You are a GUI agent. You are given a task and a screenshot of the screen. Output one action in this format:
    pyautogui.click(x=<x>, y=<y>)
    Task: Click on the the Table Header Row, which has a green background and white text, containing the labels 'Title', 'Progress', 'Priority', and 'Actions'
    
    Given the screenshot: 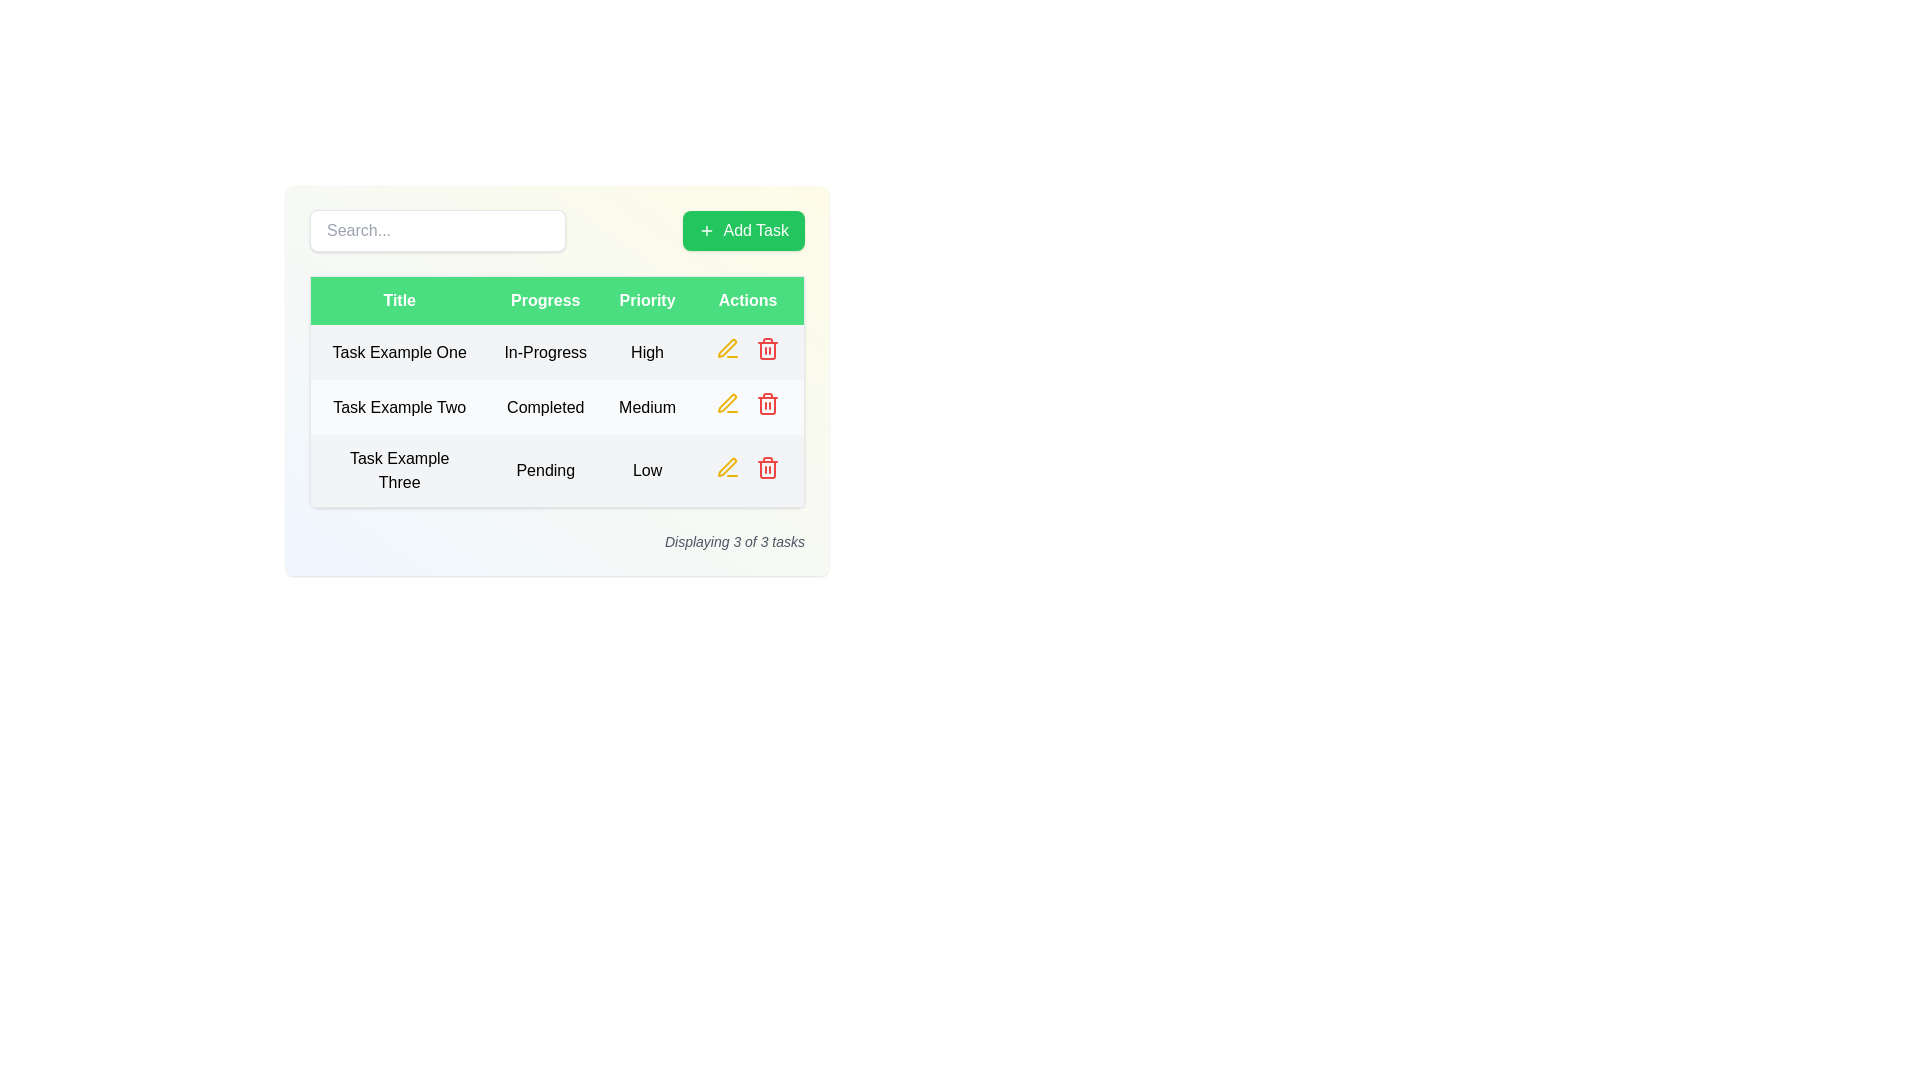 What is the action you would take?
    pyautogui.click(x=557, y=300)
    